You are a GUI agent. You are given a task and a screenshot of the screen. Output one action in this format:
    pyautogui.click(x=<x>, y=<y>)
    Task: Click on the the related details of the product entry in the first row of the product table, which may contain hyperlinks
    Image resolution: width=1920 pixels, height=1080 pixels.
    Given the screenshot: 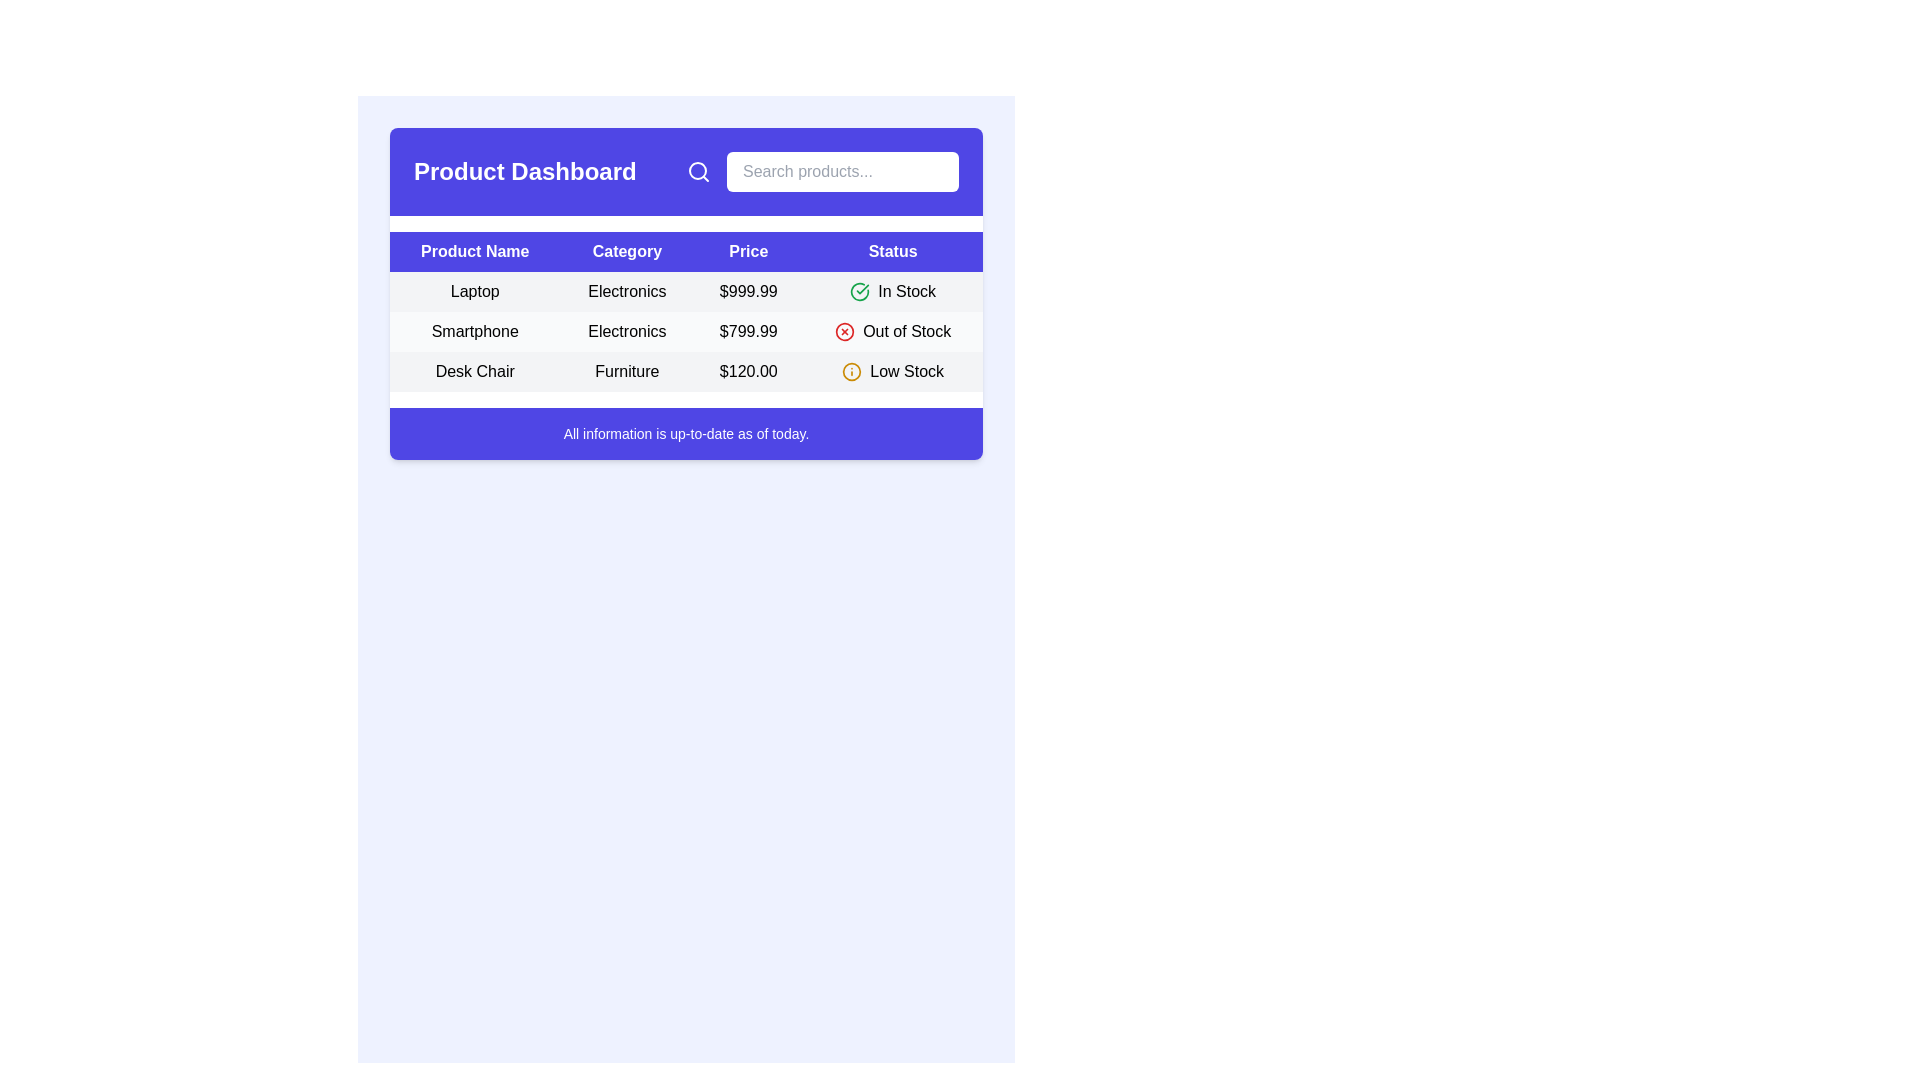 What is the action you would take?
    pyautogui.click(x=686, y=292)
    